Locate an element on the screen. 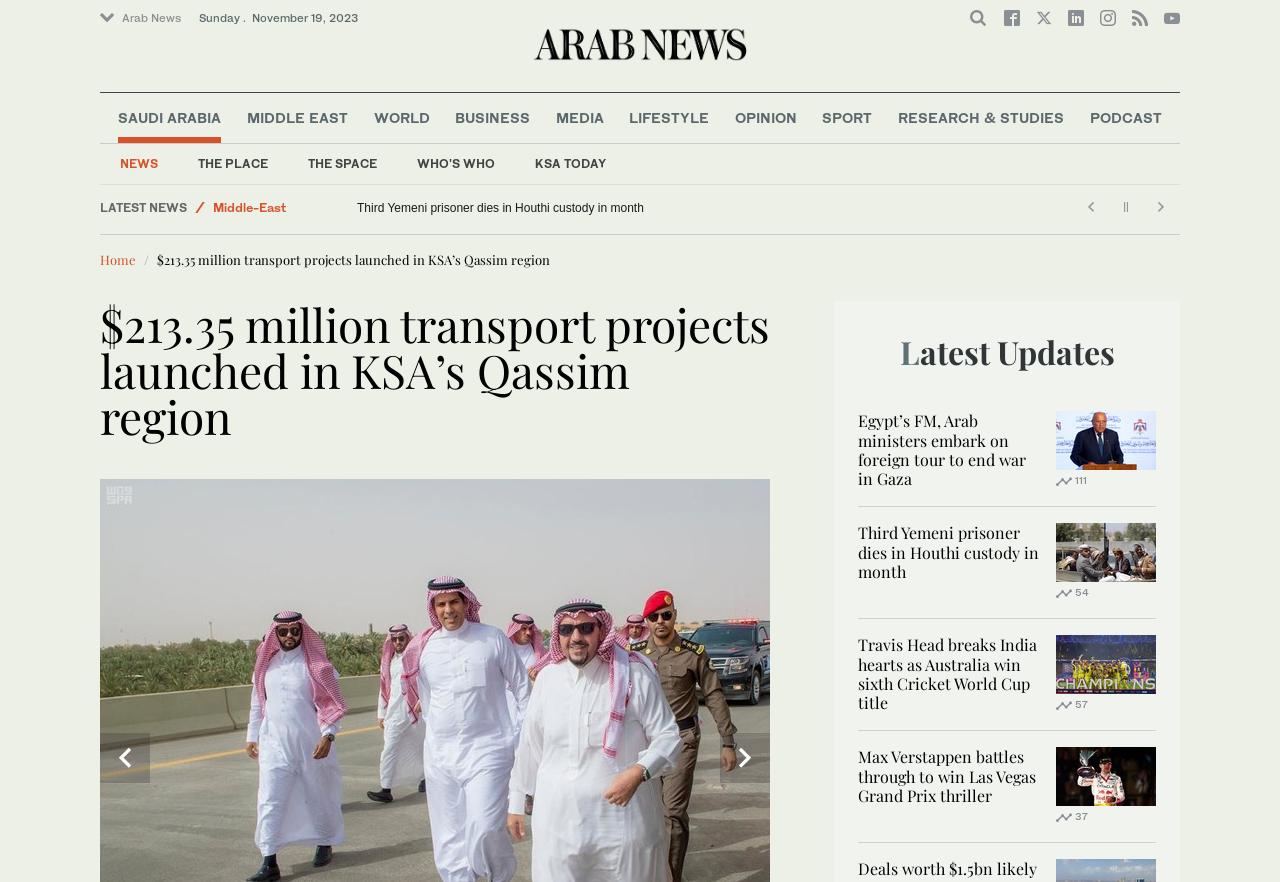 This screenshot has width=1280, height=882. 'Saudi Football' is located at coordinates (175, 161).